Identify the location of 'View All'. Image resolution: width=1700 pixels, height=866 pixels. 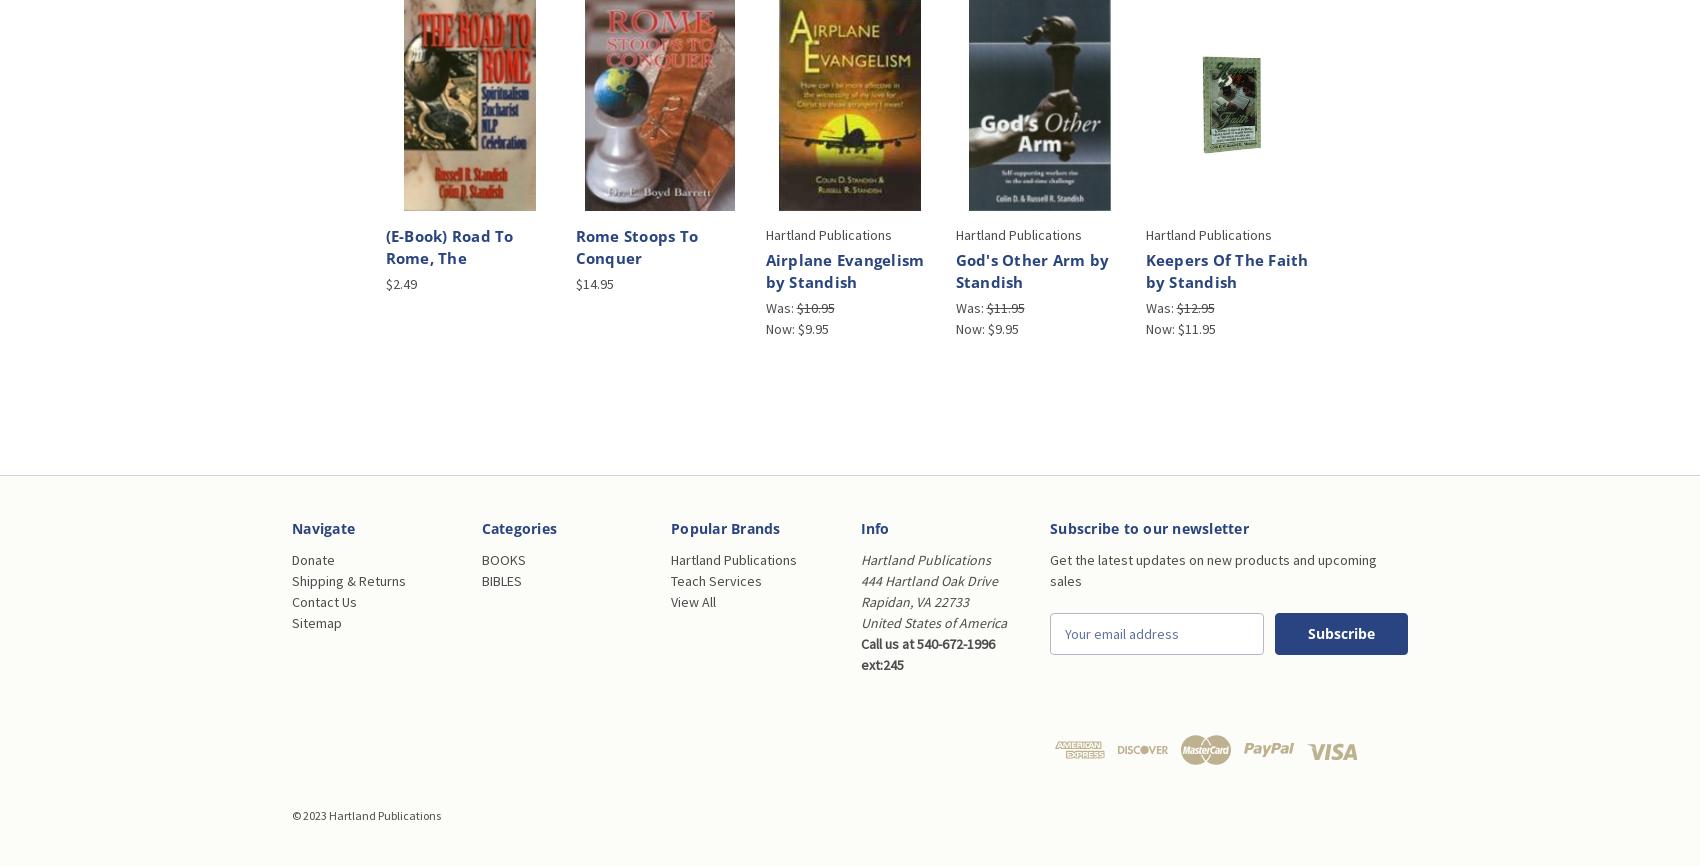
(670, 601).